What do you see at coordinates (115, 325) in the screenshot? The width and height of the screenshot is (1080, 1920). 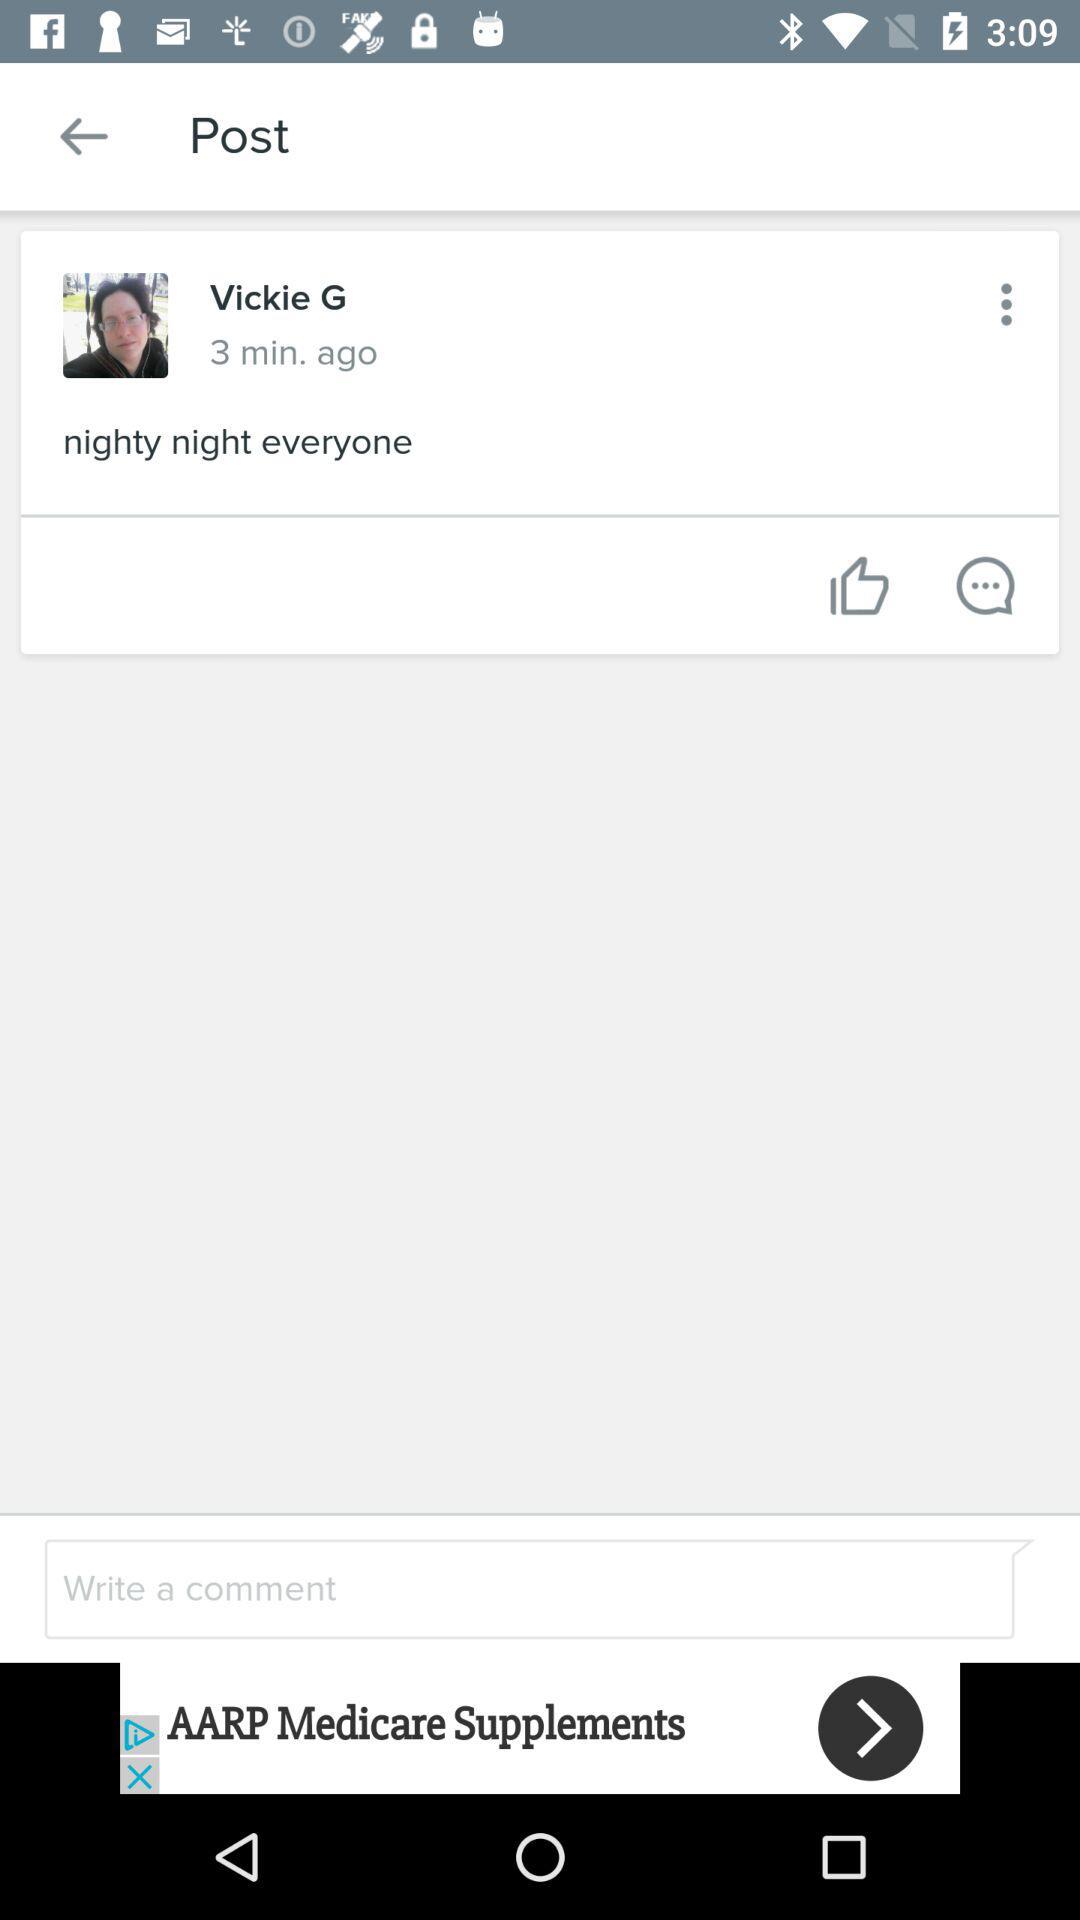 I see `show the profile picture` at bounding box center [115, 325].